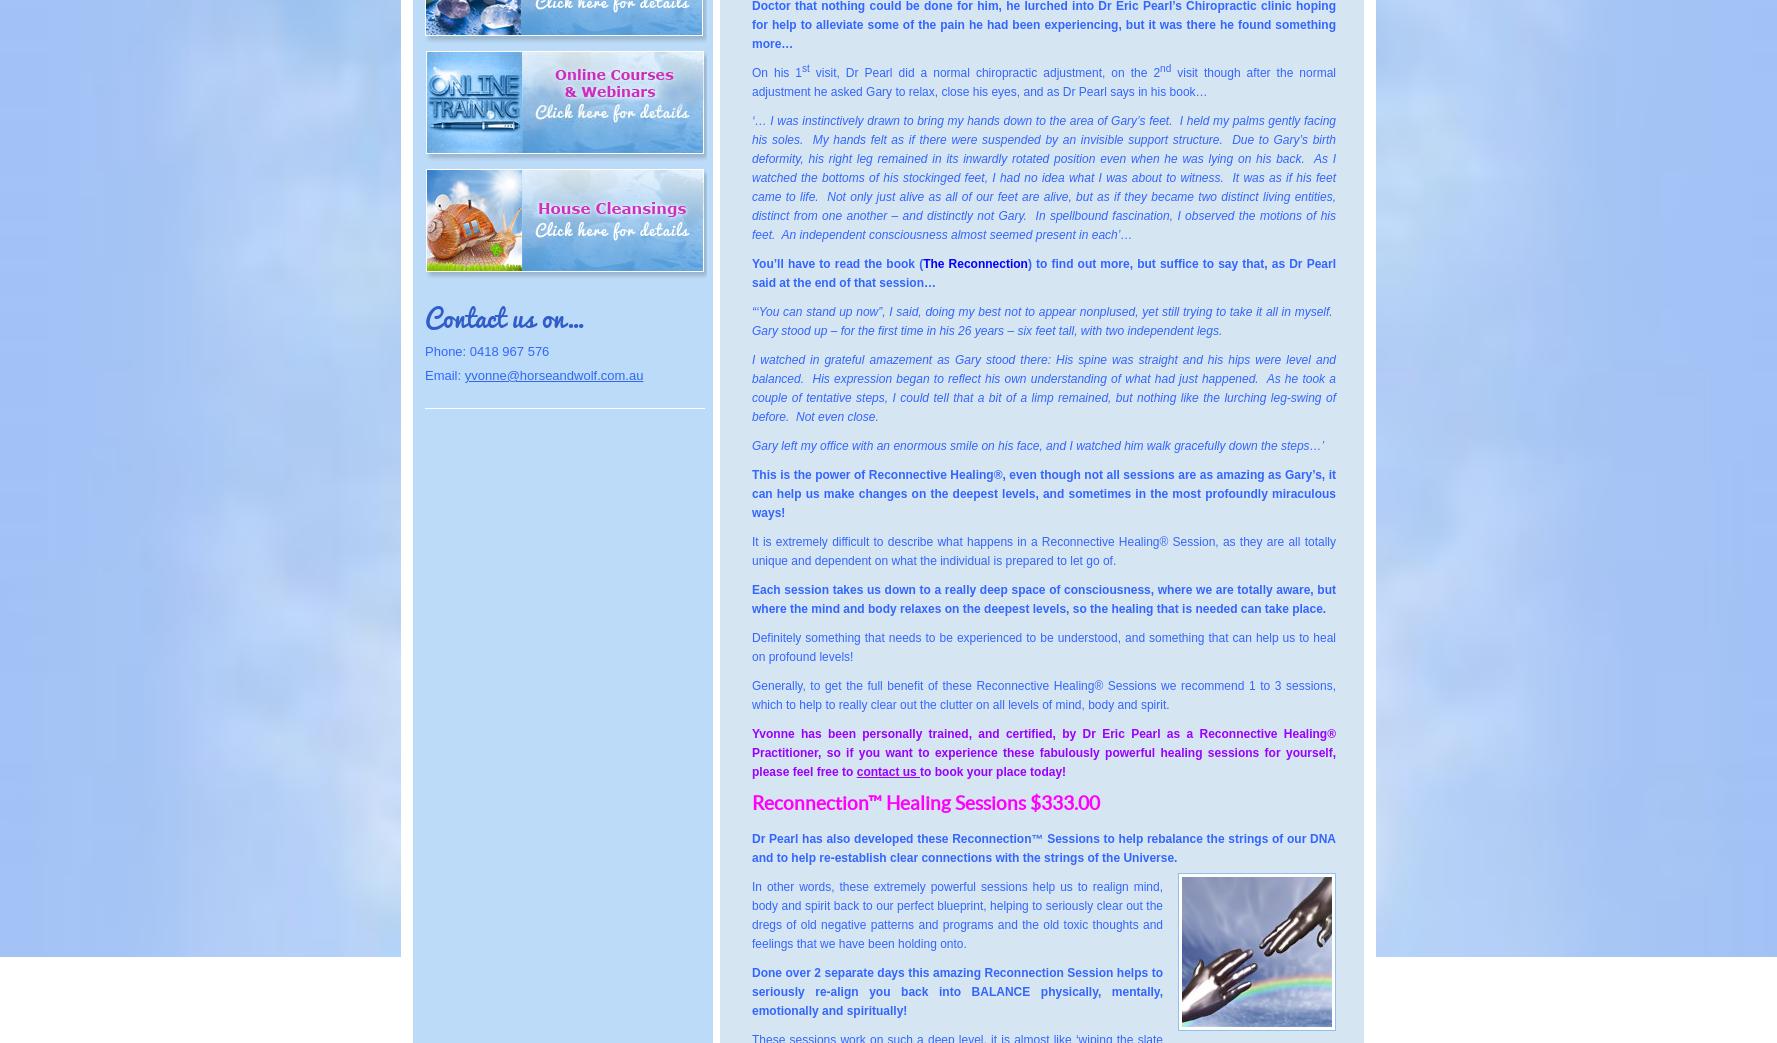  I want to click on 'visit, Dr Pearl did a normal chiropractic adjustment, on the 2', so click(809, 72).